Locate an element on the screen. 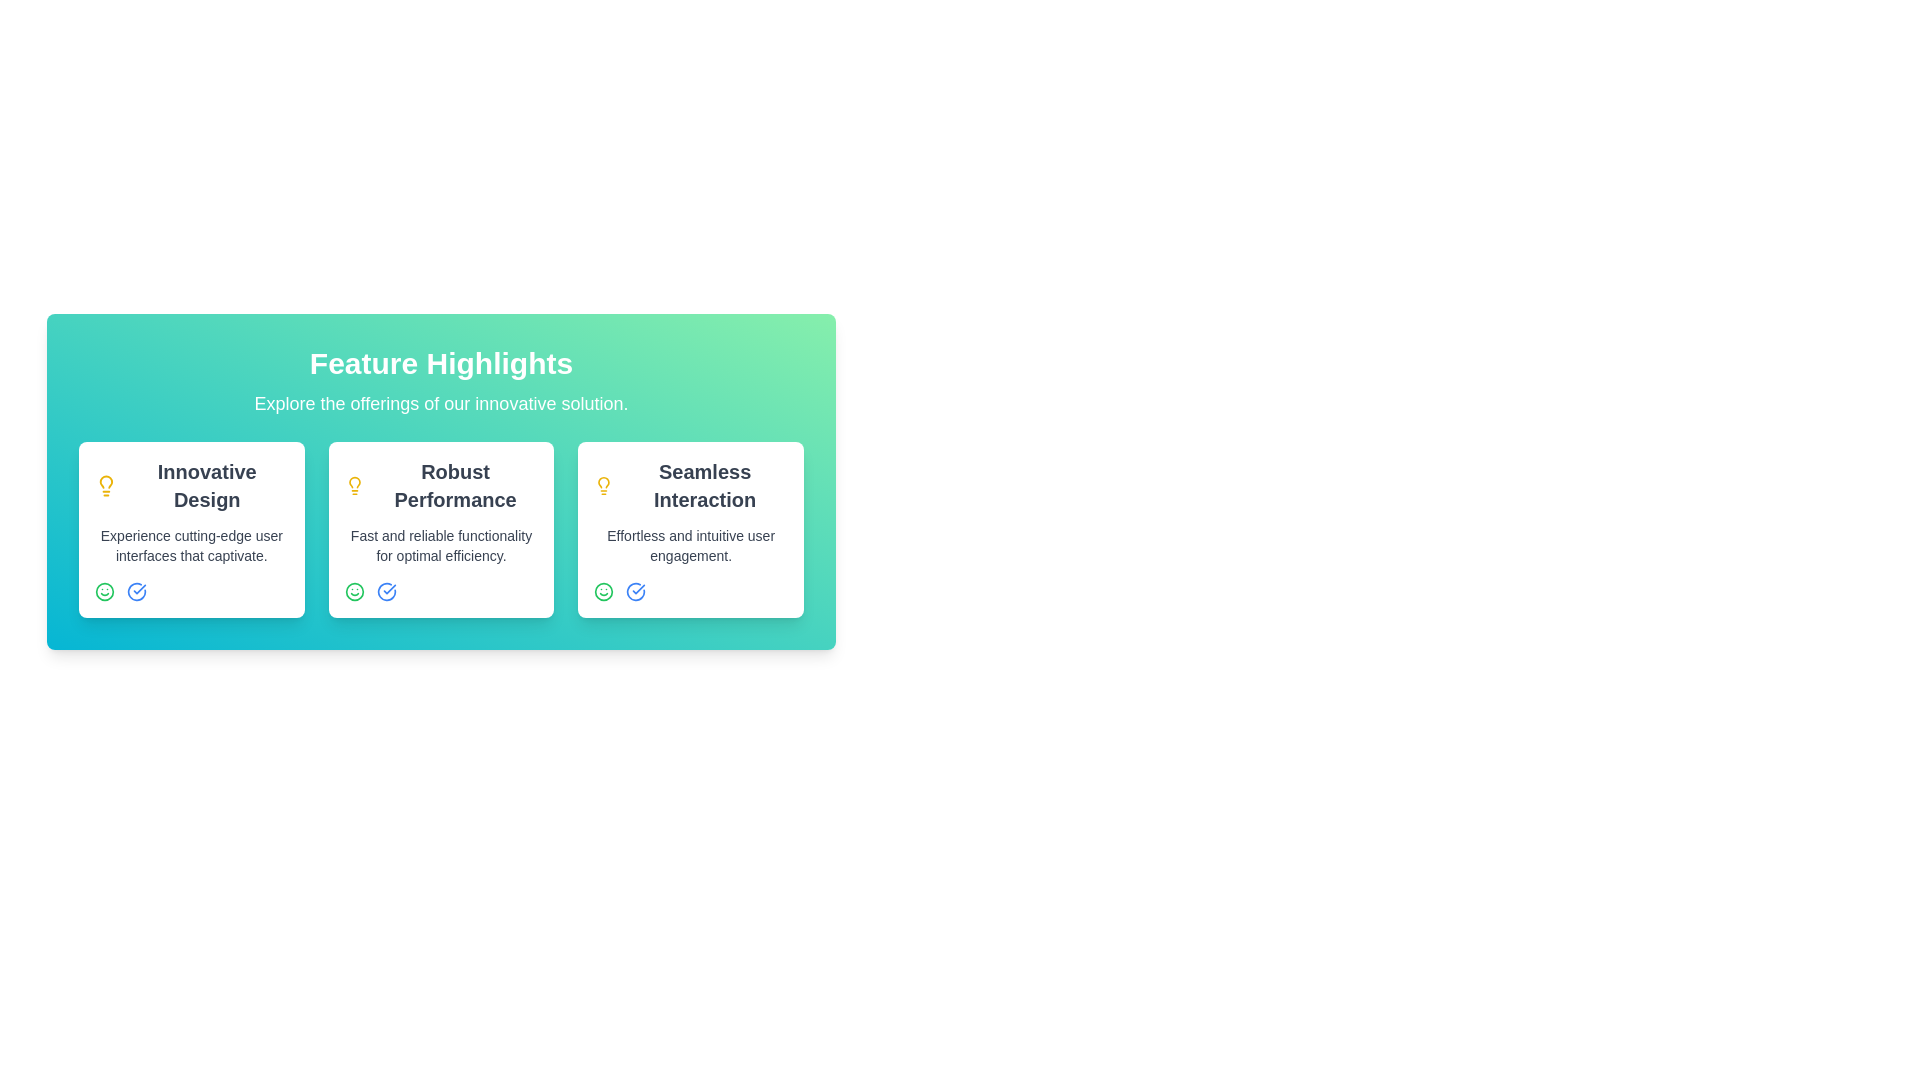 This screenshot has width=1920, height=1080. the 'Innovative Design' feature title, which is located at the top of the first highlighted card, accompanied by a yellow lightbulb icon is located at coordinates (191, 486).